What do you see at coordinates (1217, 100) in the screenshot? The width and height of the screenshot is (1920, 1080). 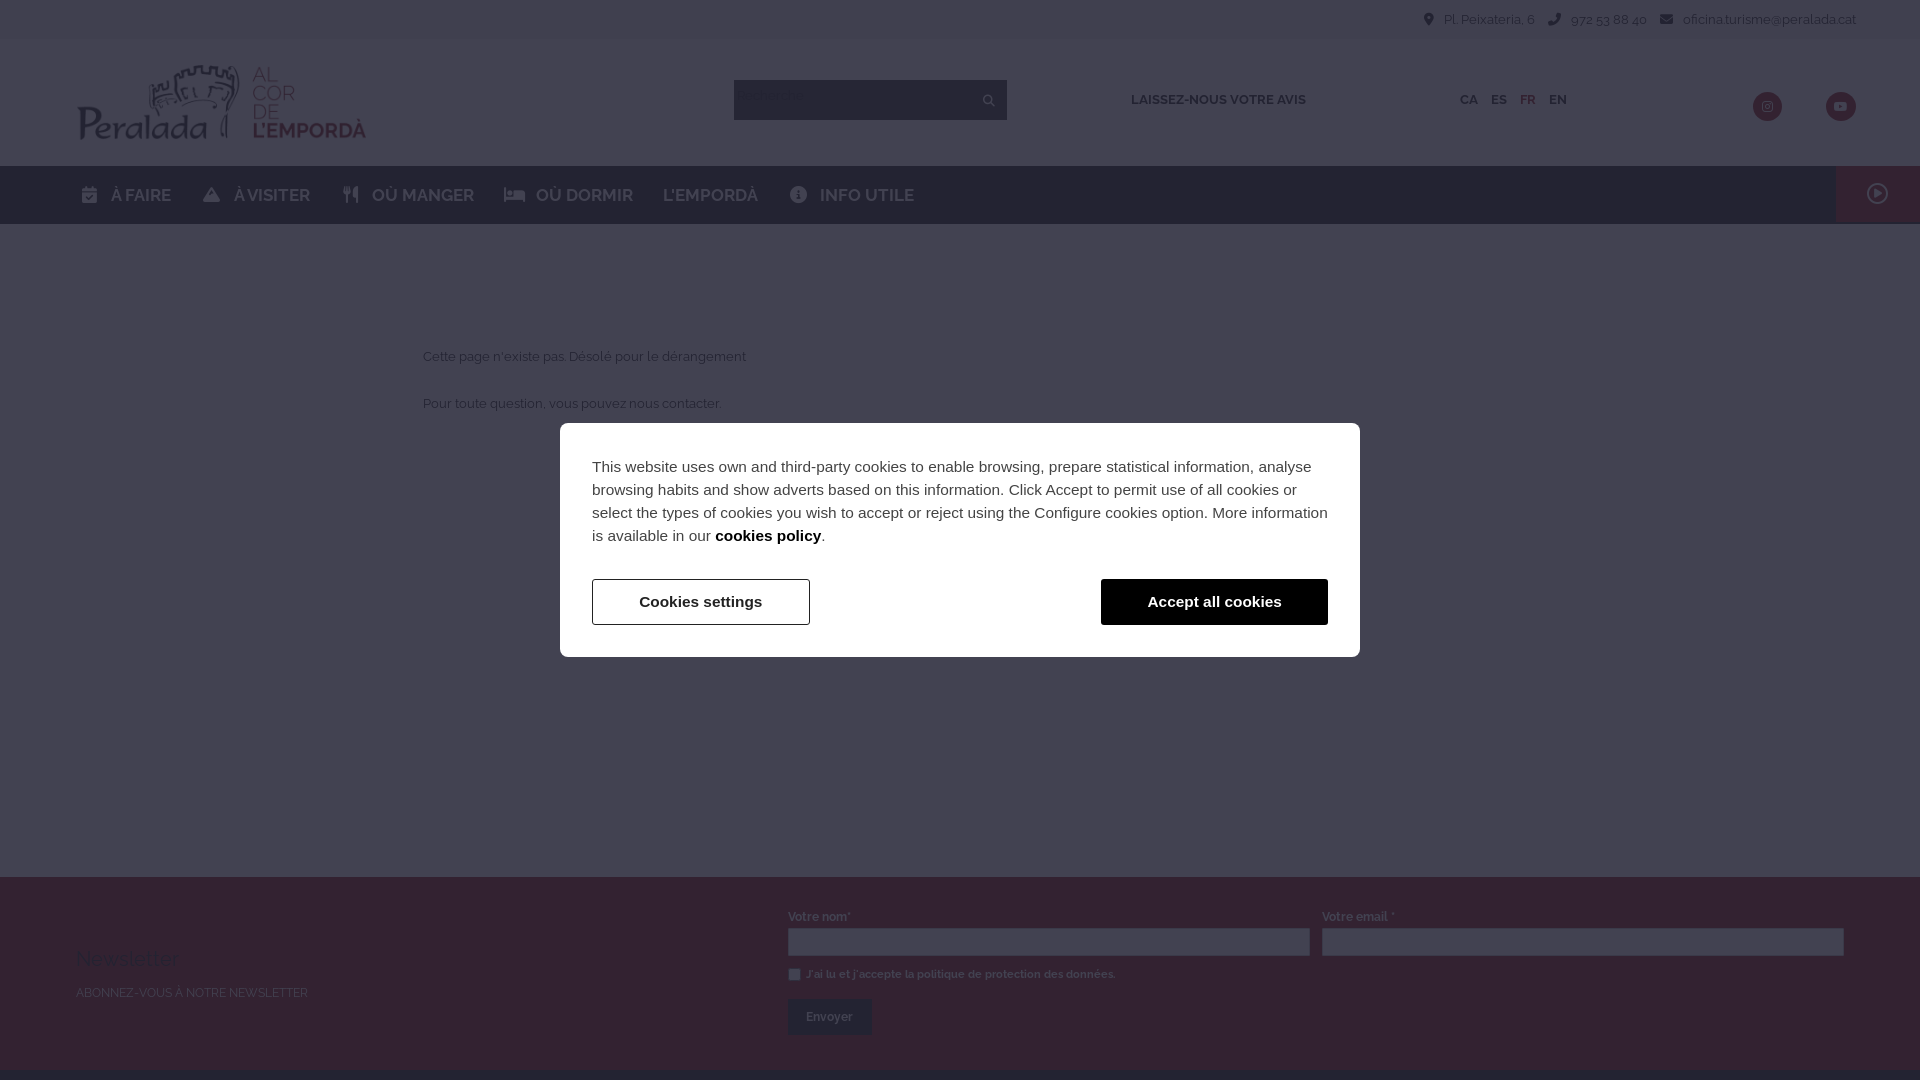 I see `'LAISSEZ-NOUS VOTRE AVIS'` at bounding box center [1217, 100].